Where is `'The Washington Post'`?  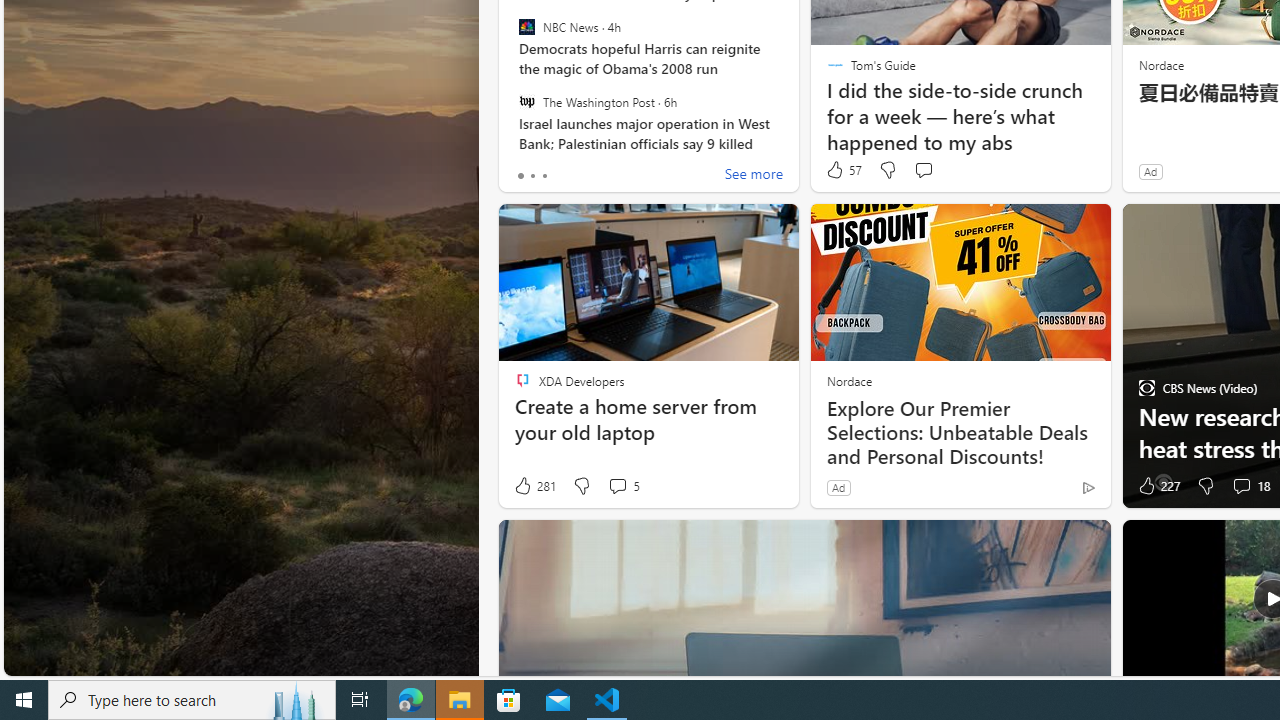 'The Washington Post' is located at coordinates (526, 101).